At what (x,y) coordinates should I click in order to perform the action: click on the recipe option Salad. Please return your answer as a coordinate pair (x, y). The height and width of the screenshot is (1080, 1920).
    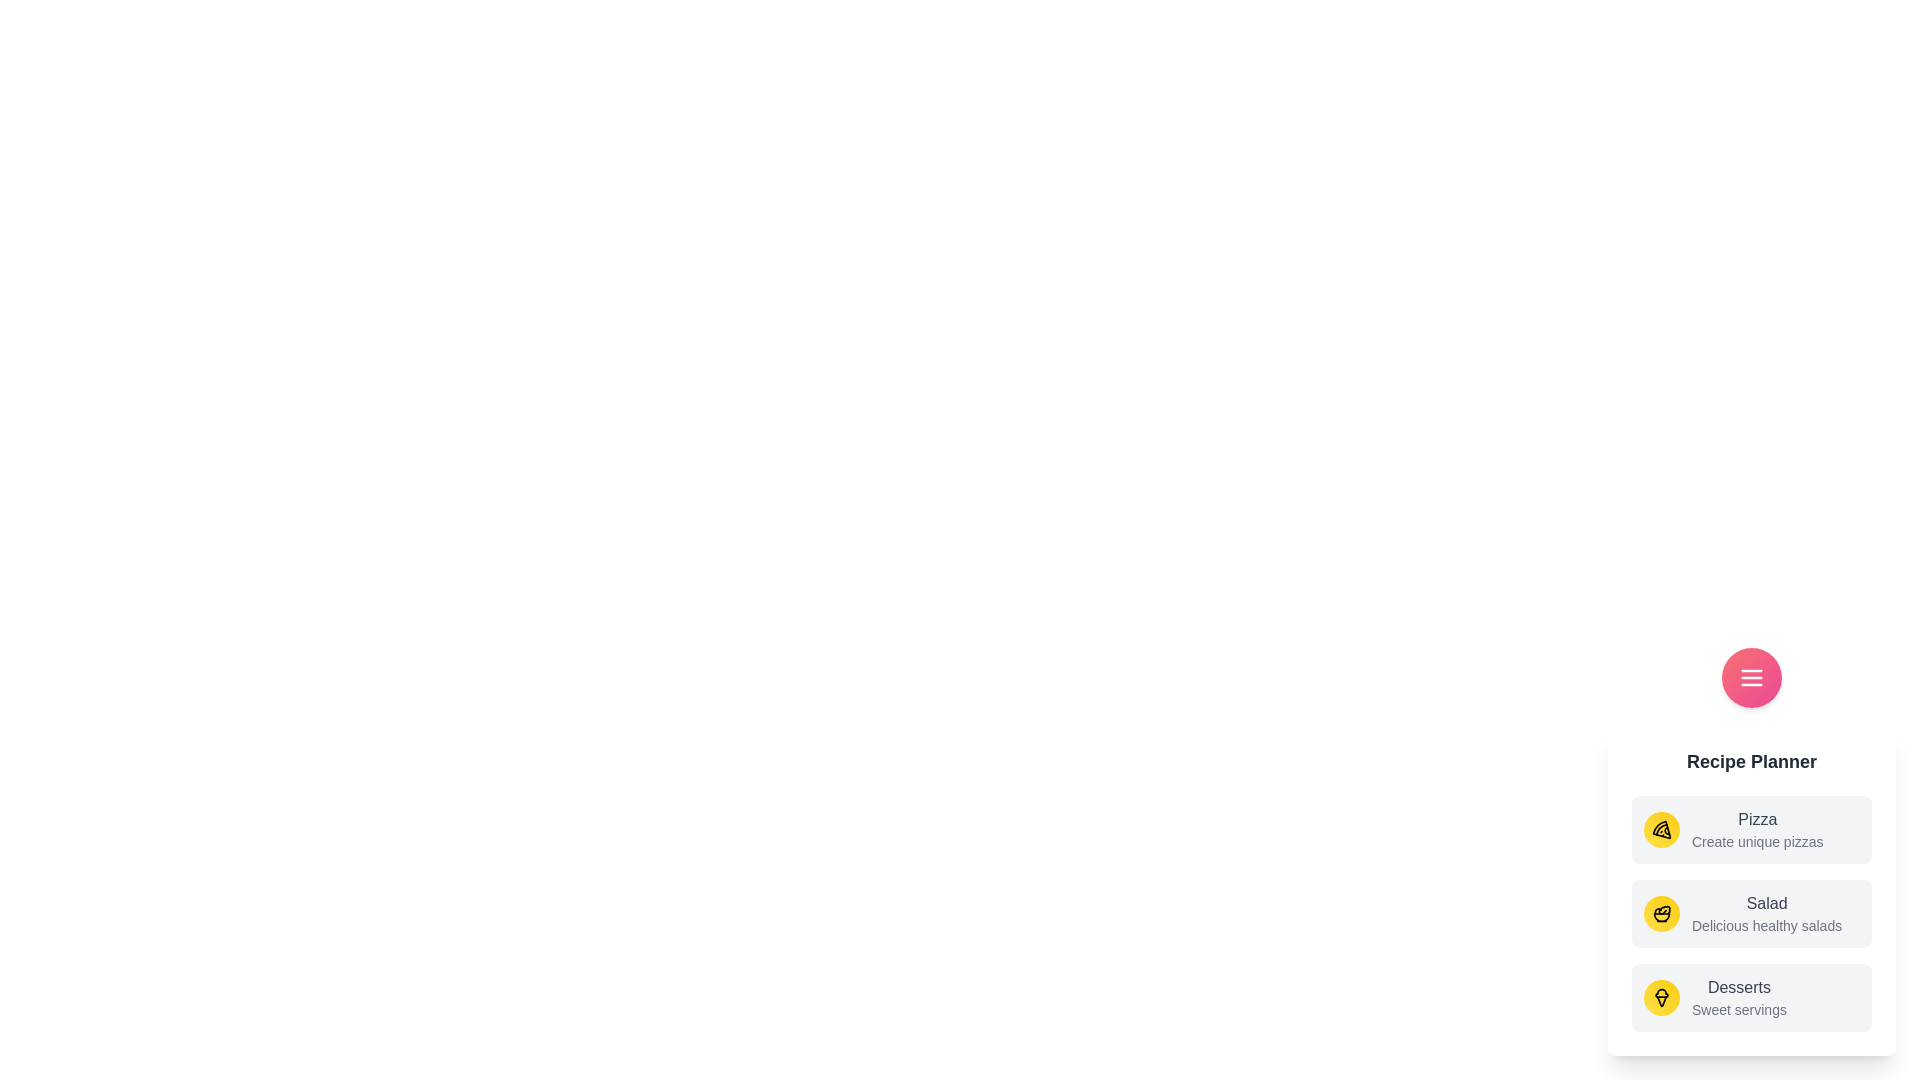
    Looking at the image, I should click on (1751, 914).